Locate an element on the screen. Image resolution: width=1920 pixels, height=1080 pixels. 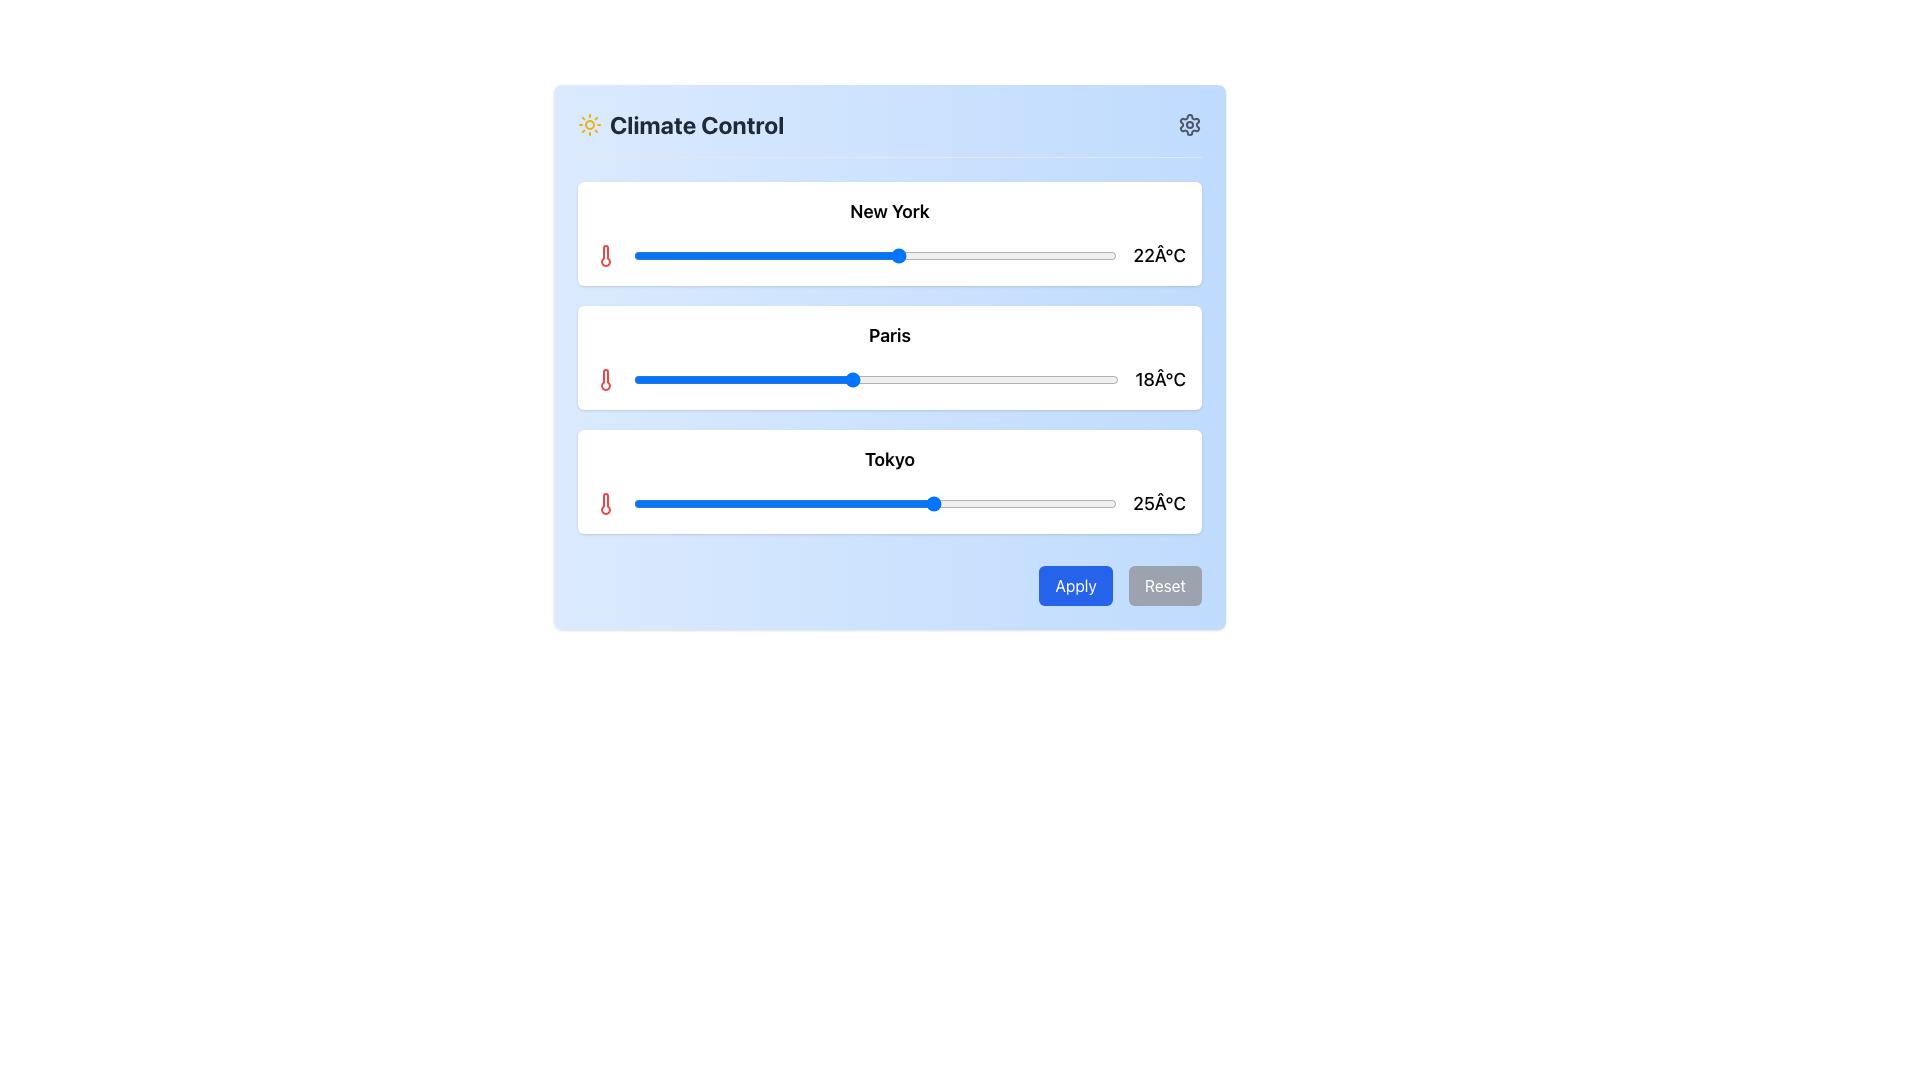
the horizontal range slider located in the 'Tokyo' section of the interface, which is visually positioned near the text '25°C' is located at coordinates (875, 503).